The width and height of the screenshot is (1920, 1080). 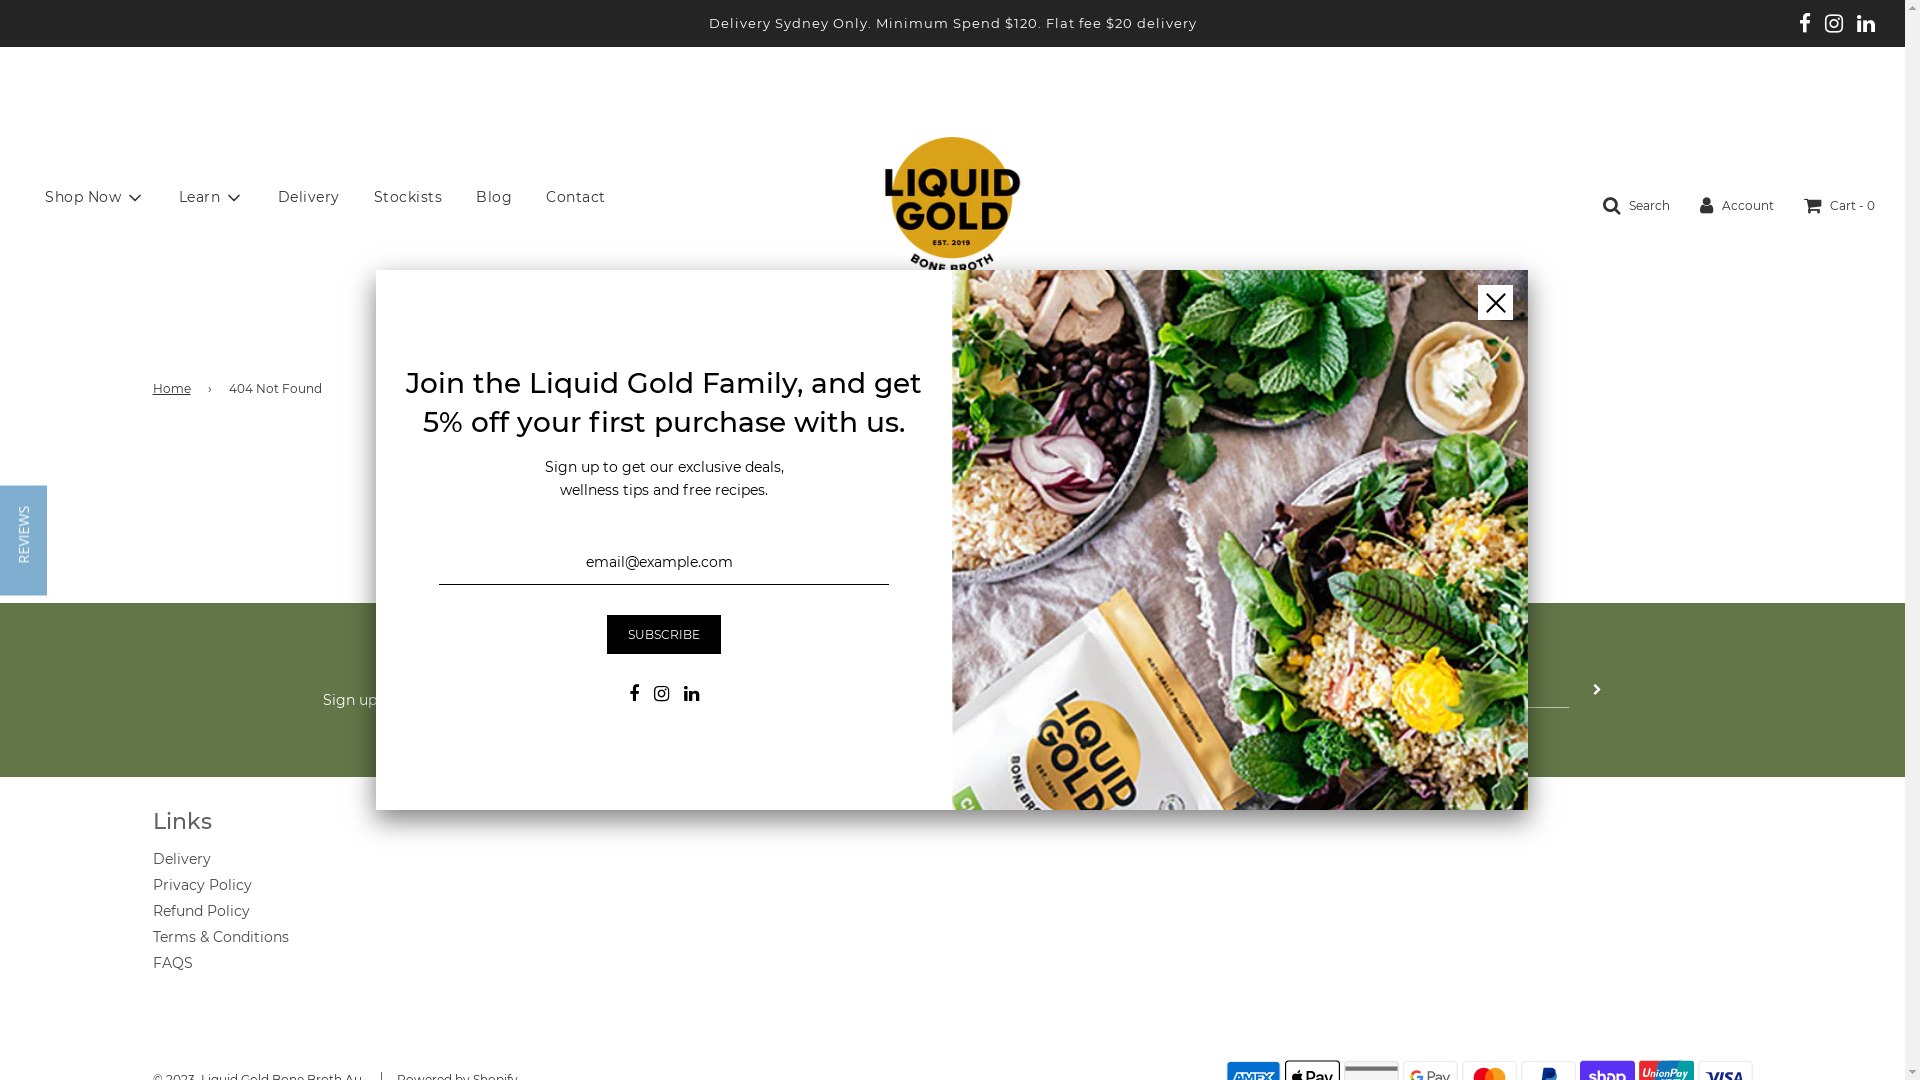 I want to click on 'Account', so click(x=1736, y=204).